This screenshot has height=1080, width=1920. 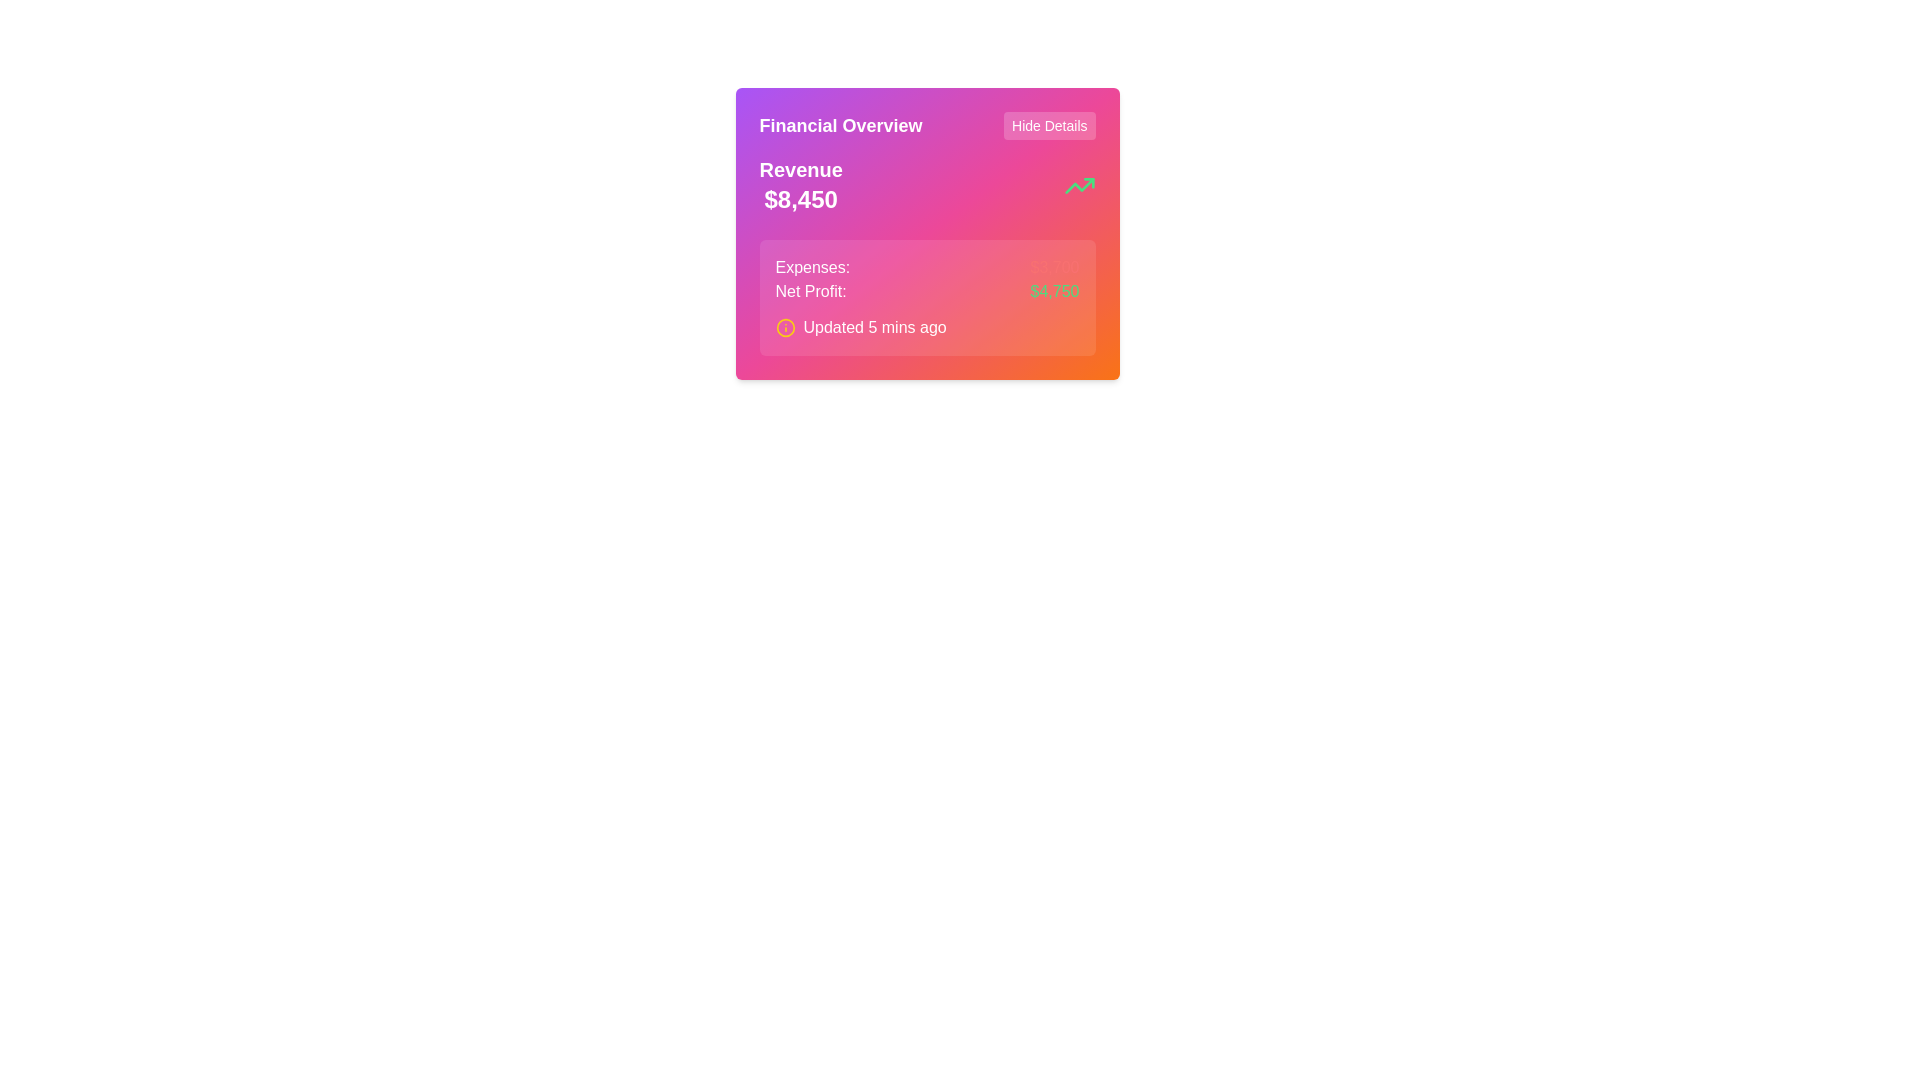 I want to click on the informational label with a yellow circular icon and the text 'Updated 5 mins ago', located below the text 'Net Profit: $4,750', so click(x=926, y=326).